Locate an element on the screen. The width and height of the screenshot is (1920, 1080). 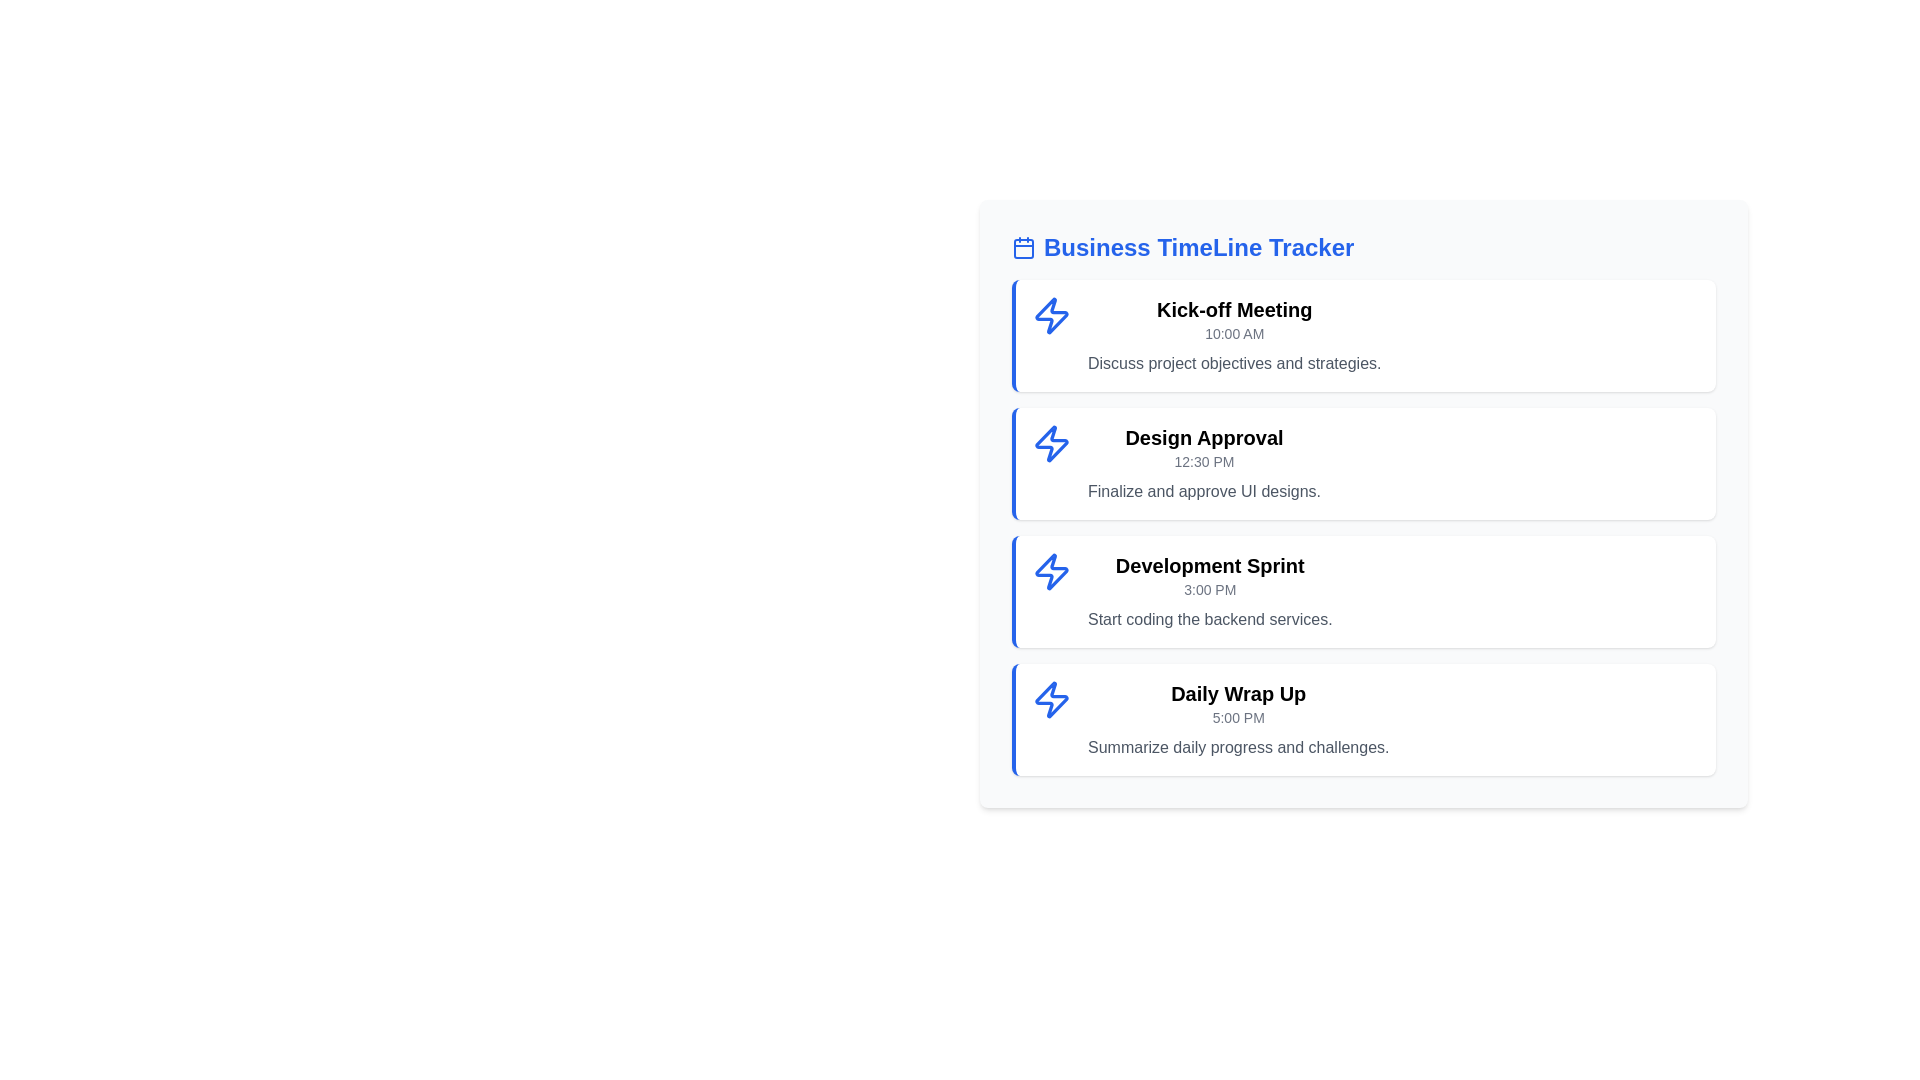
timestamp displayed in the 'Development Sprint' Text Label, which indicates the event's occurrence at 3:00 PM is located at coordinates (1209, 589).